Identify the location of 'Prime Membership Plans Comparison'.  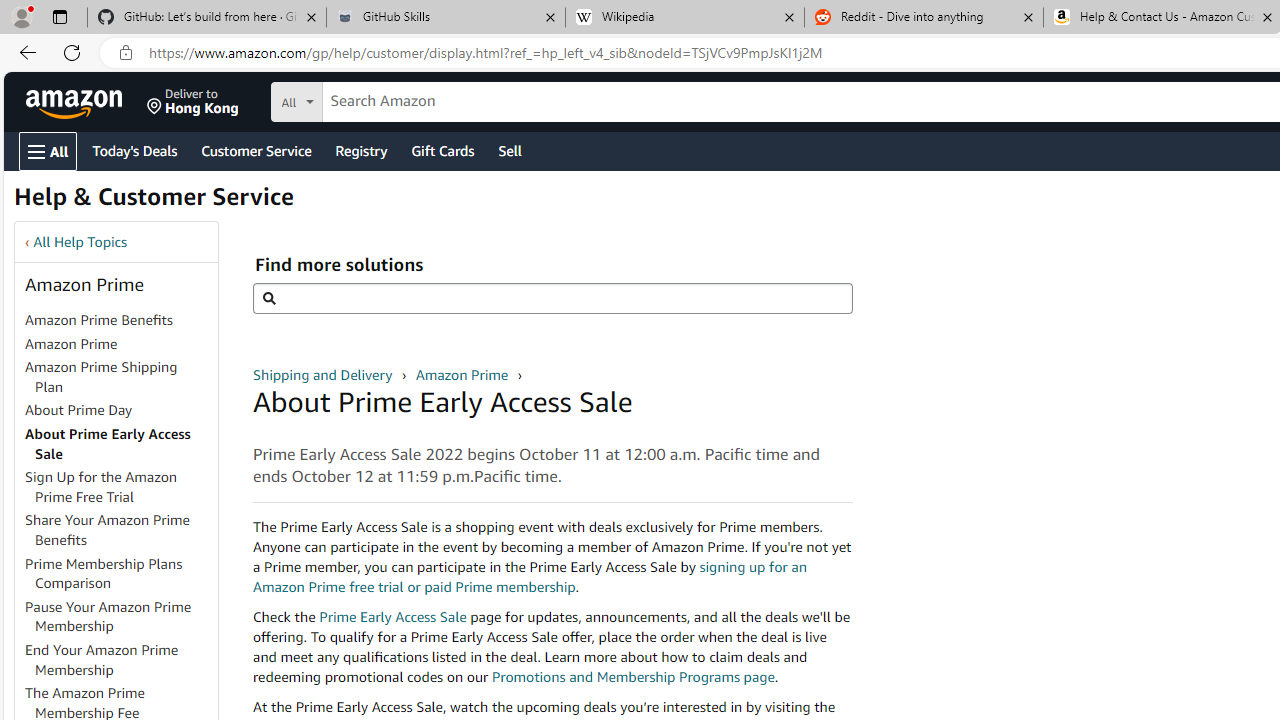
(119, 573).